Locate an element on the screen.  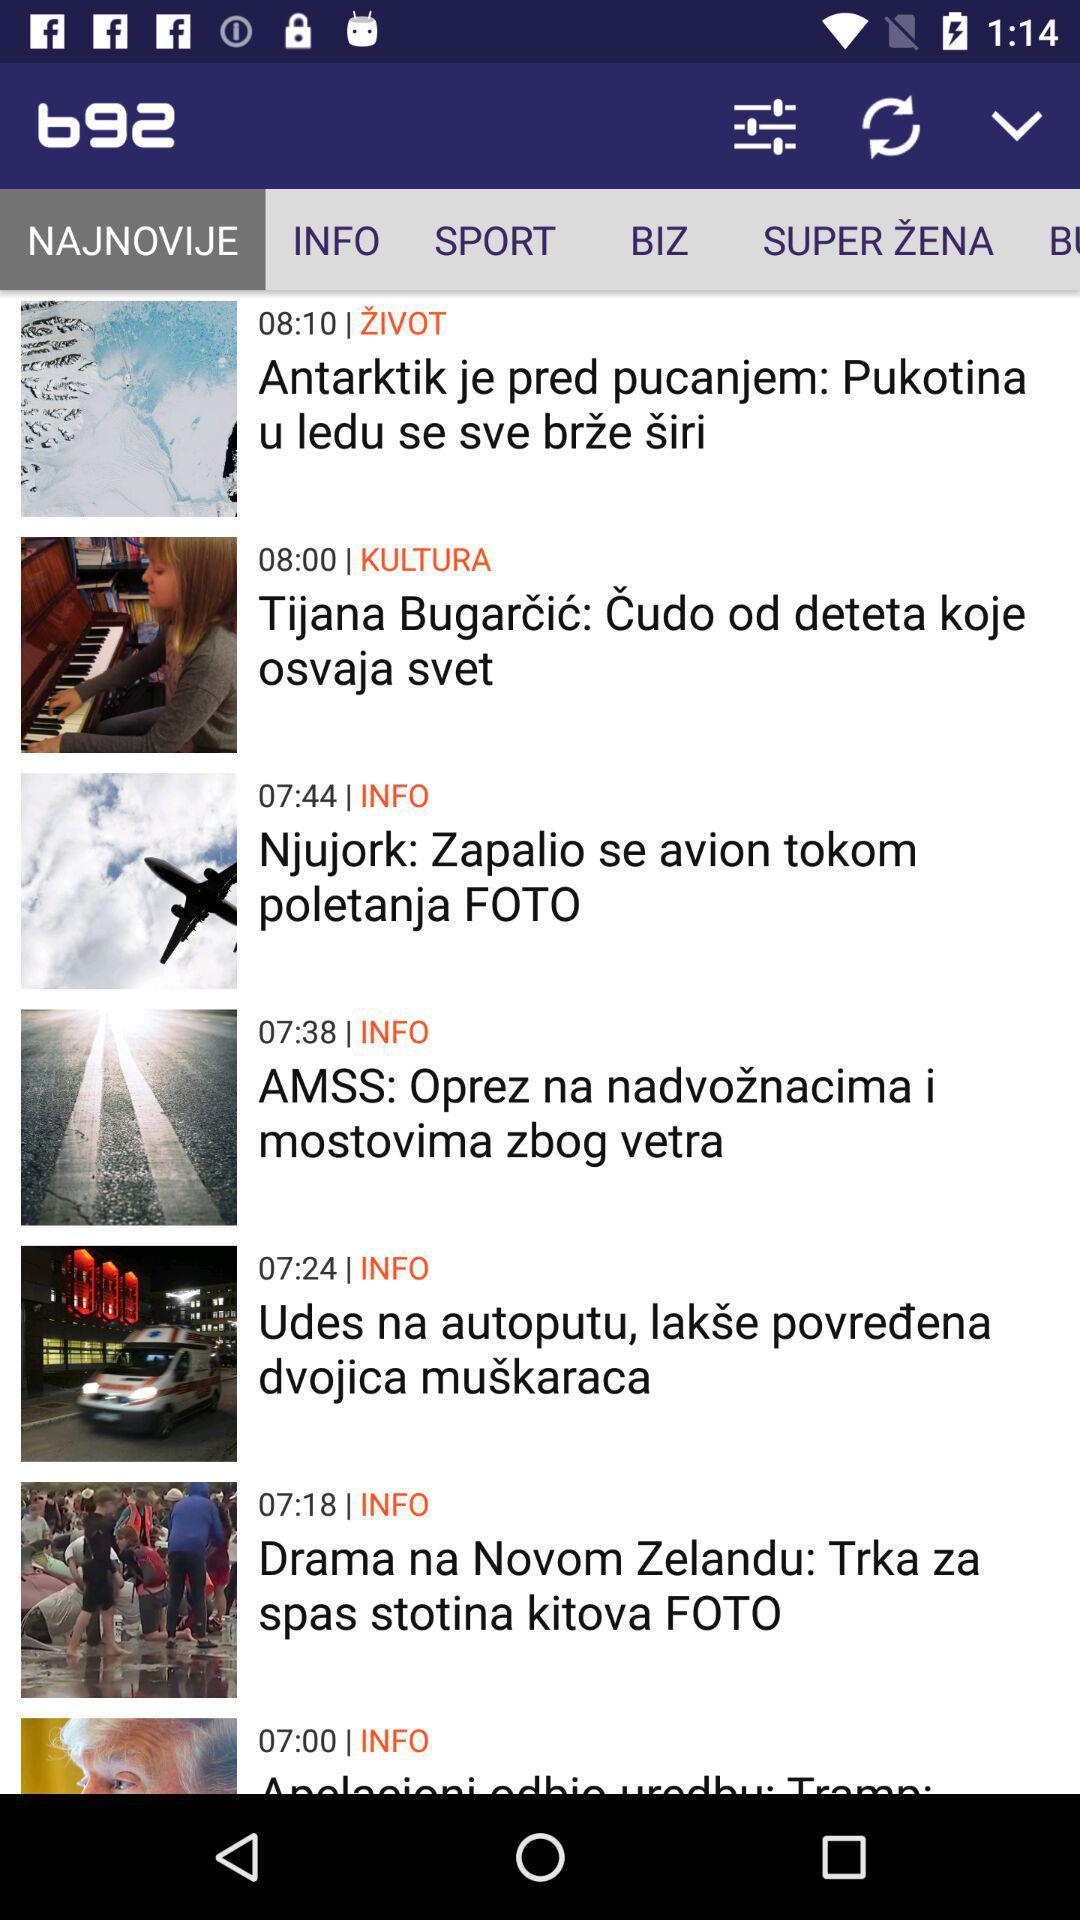
the icon above the najnovije item is located at coordinates (214, 124).